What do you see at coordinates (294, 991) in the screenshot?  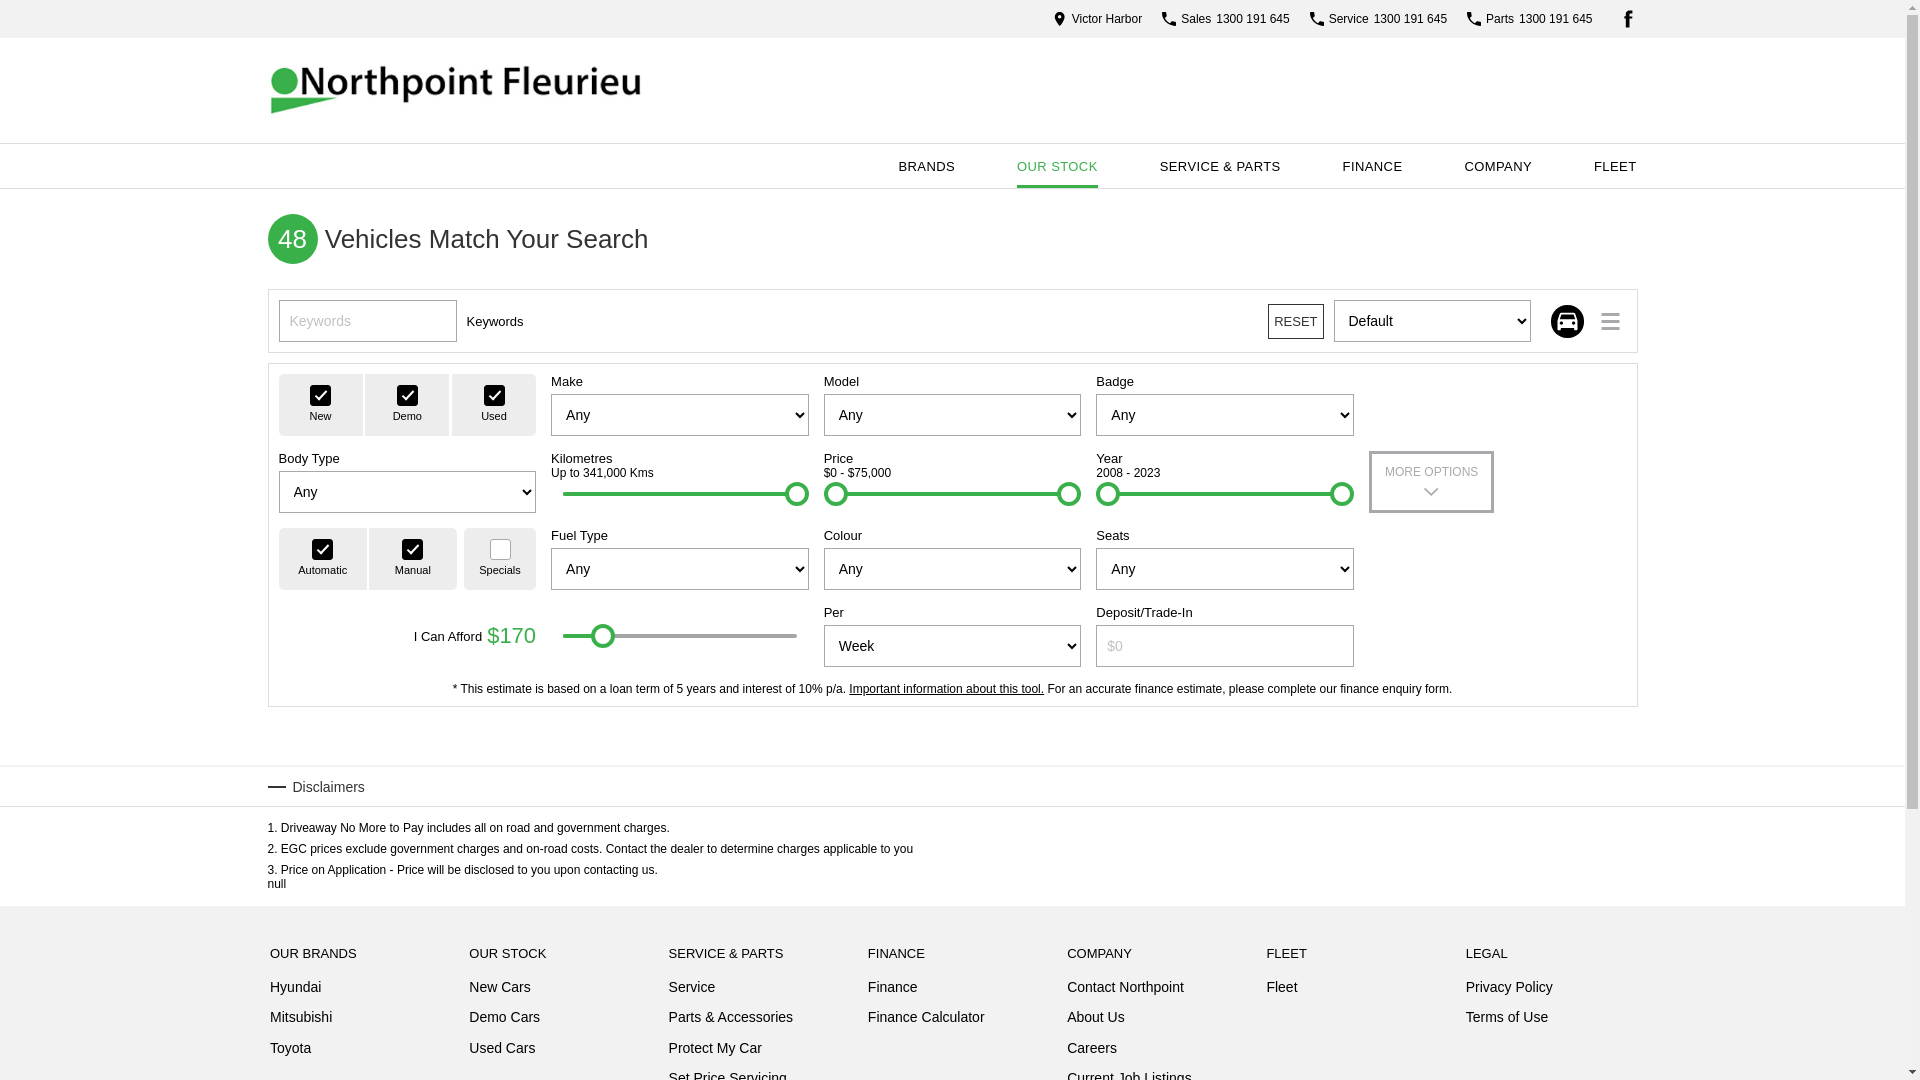 I see `'Hyundai'` at bounding box center [294, 991].